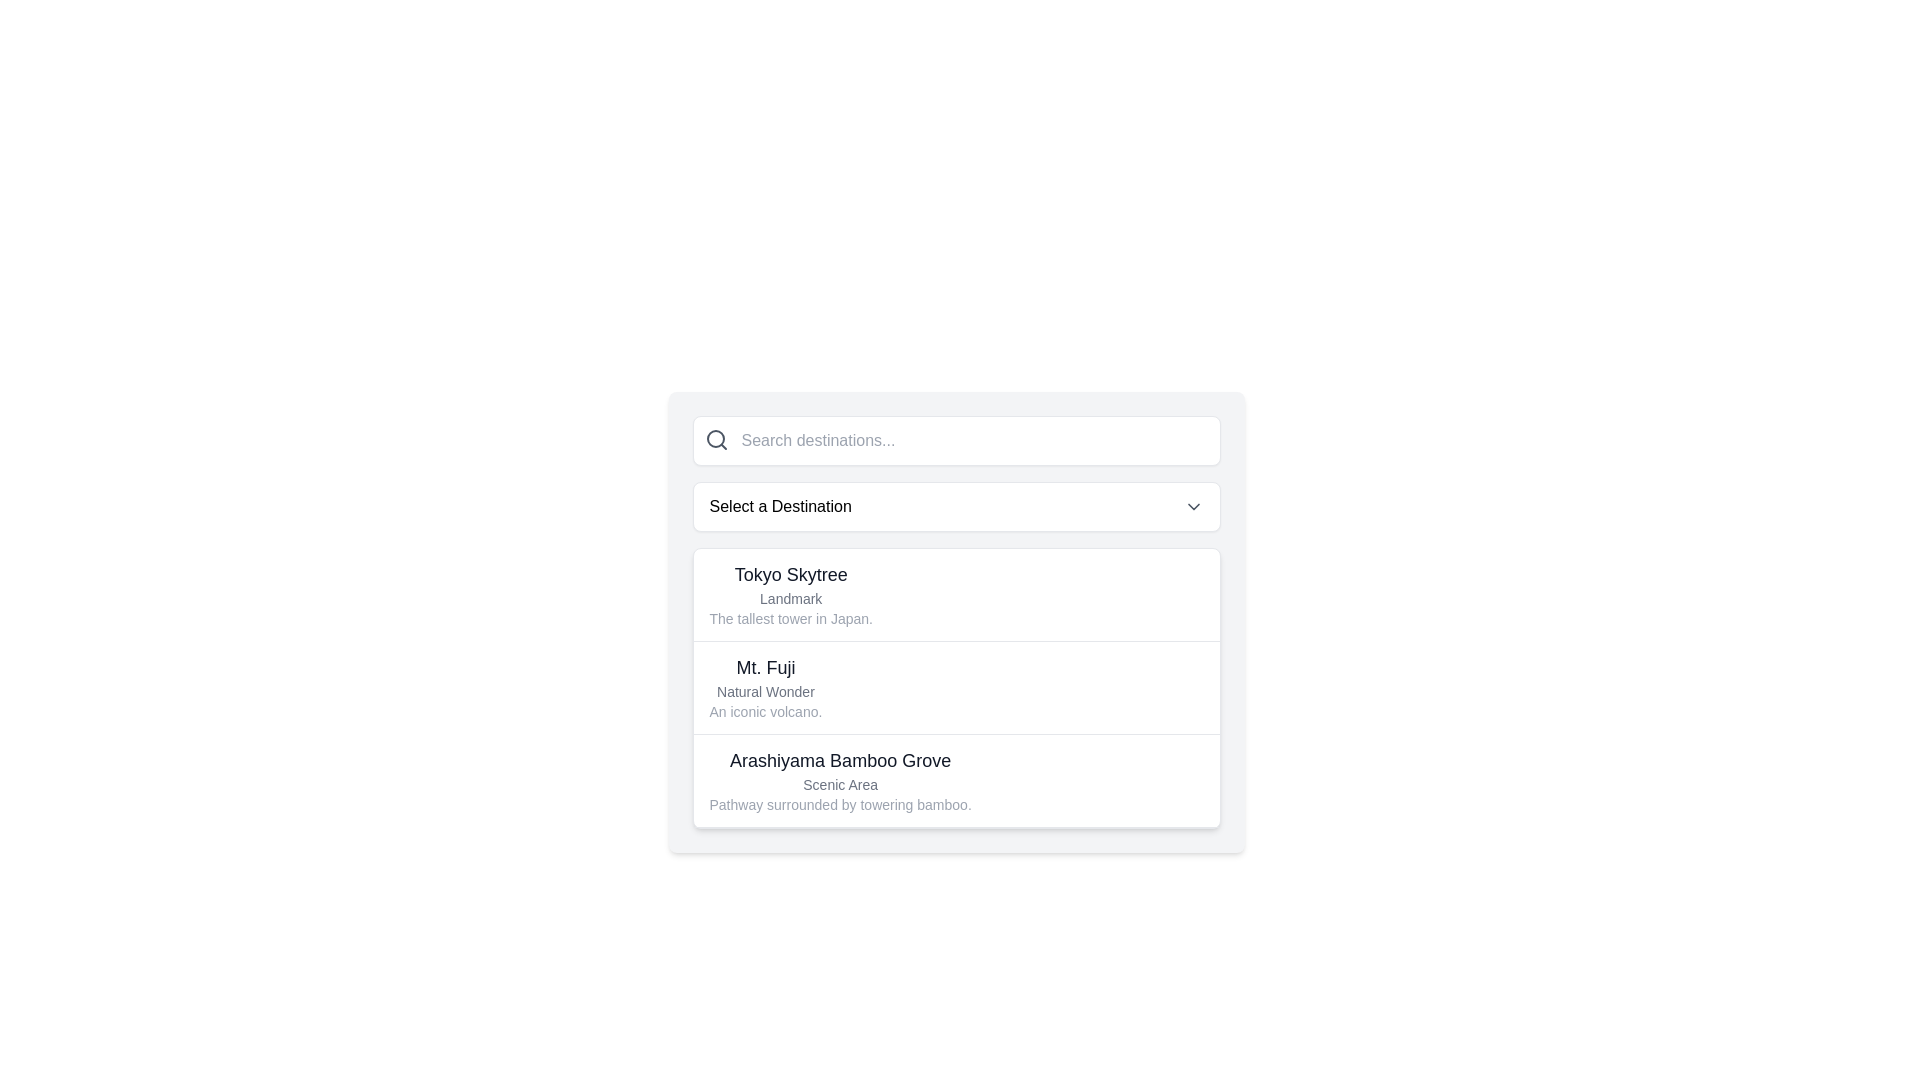  What do you see at coordinates (790, 597) in the screenshot?
I see `the static text element labeled 'Landmark', which is styled in a smaller font size with a muted gray tone, located directly beneath the title 'Tokyo Skytree'` at bounding box center [790, 597].